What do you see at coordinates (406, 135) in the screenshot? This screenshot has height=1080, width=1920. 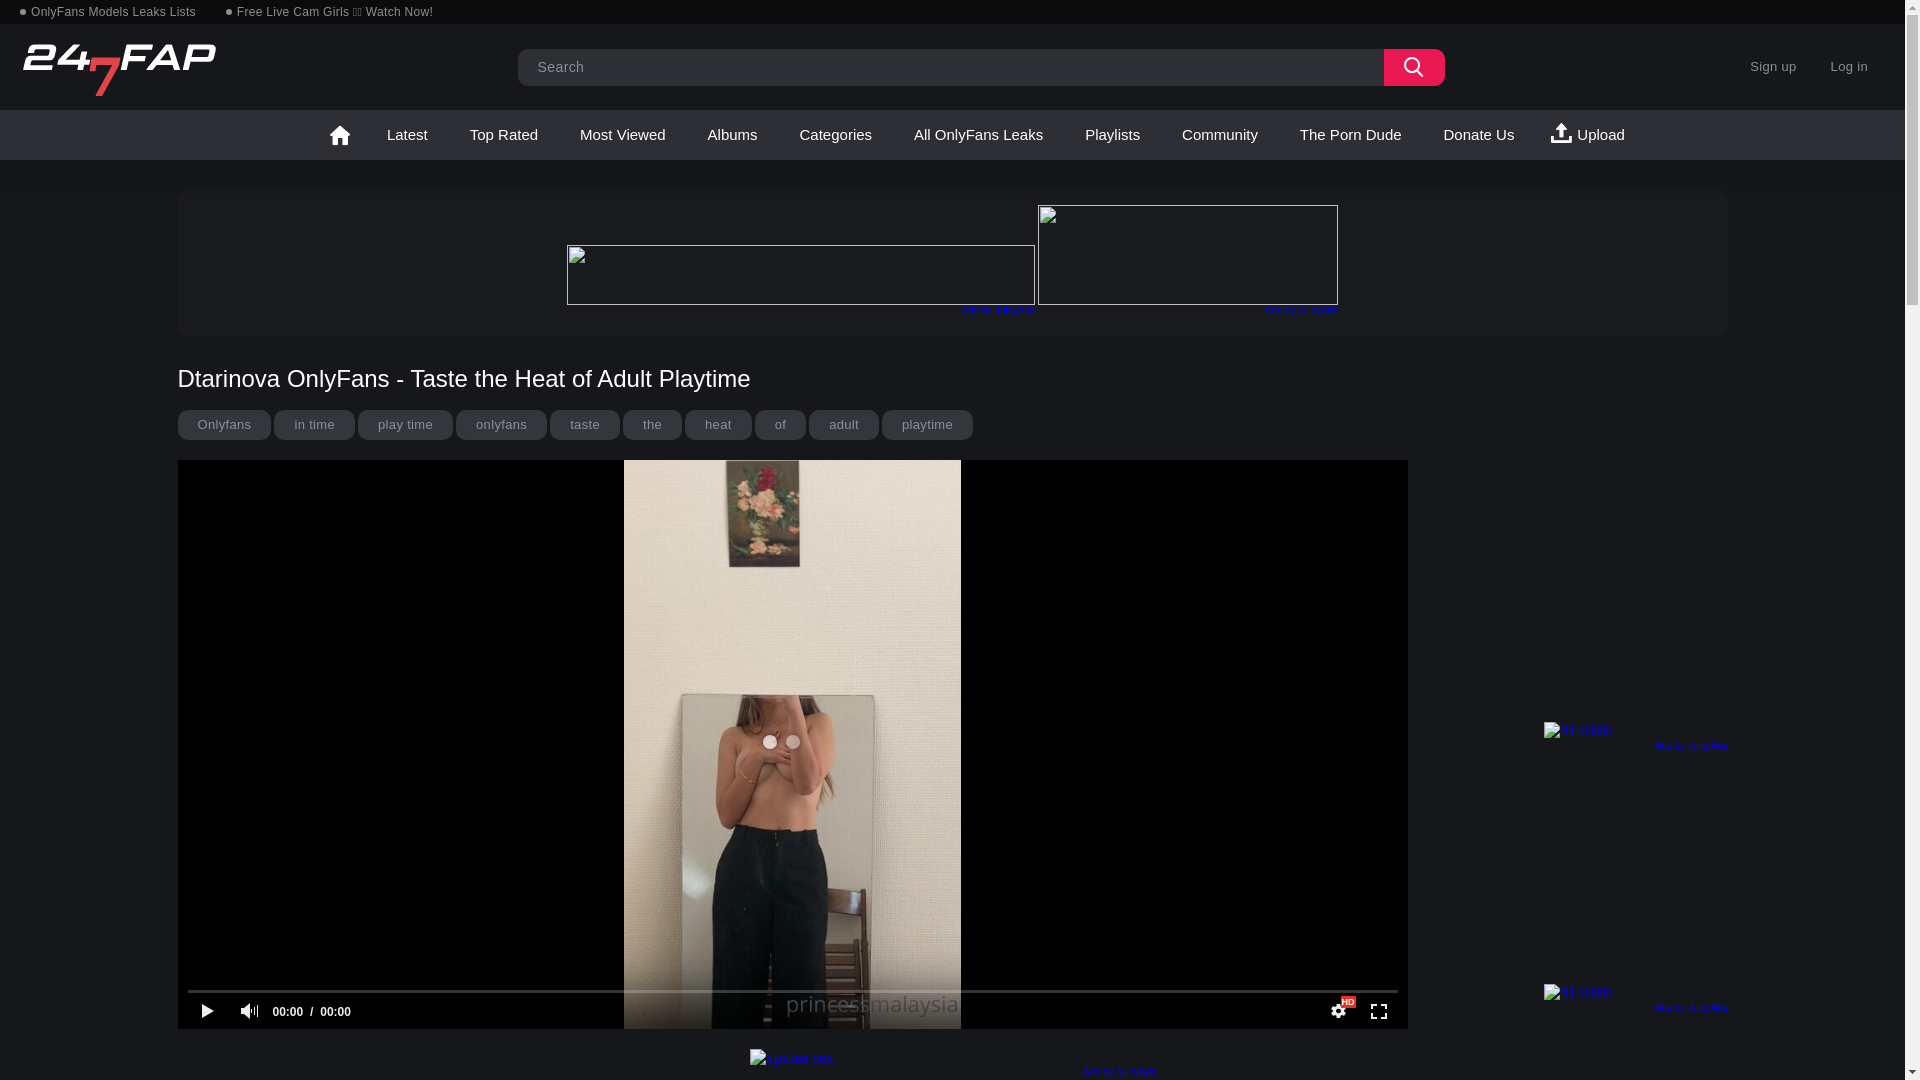 I see `'Latest'` at bounding box center [406, 135].